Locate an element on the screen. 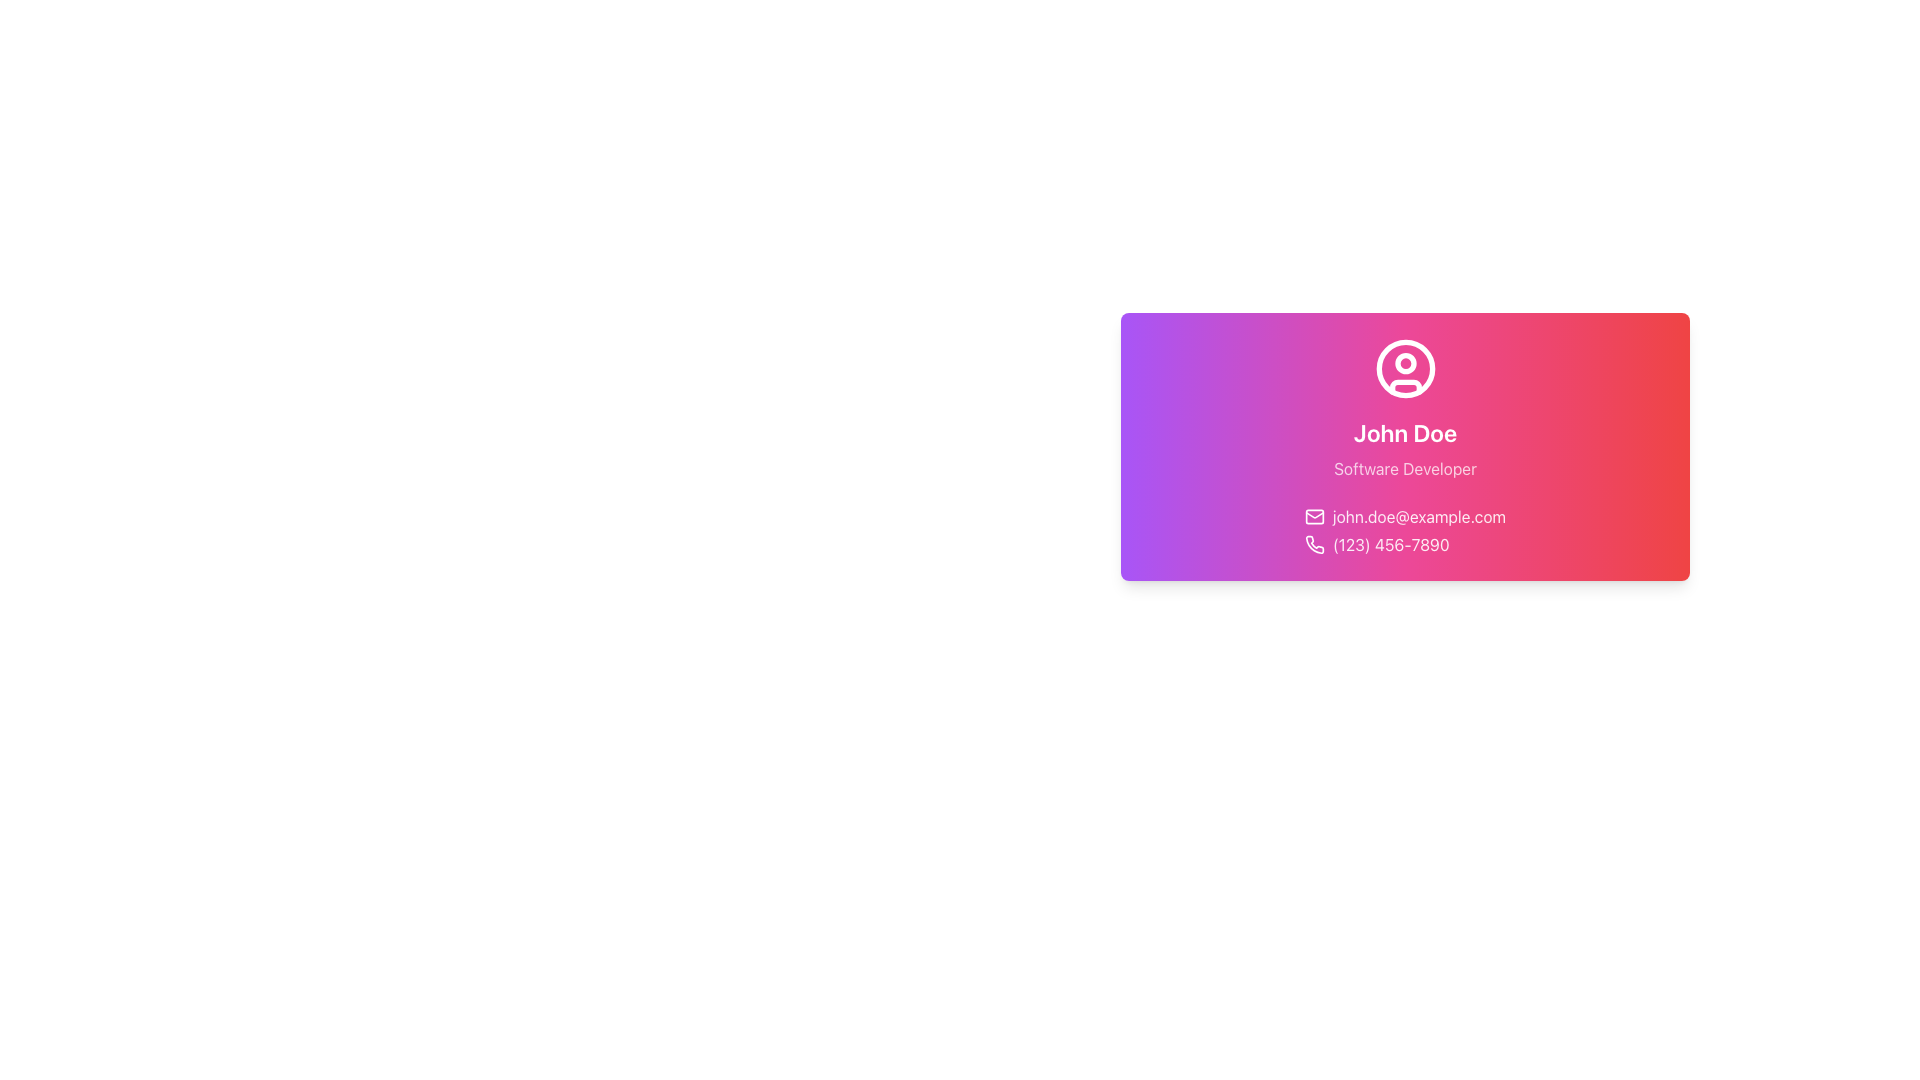  the phone contact icon located at the leftmost position within the contact details row, preceding the text '(123) 456-7890' is located at coordinates (1315, 544).